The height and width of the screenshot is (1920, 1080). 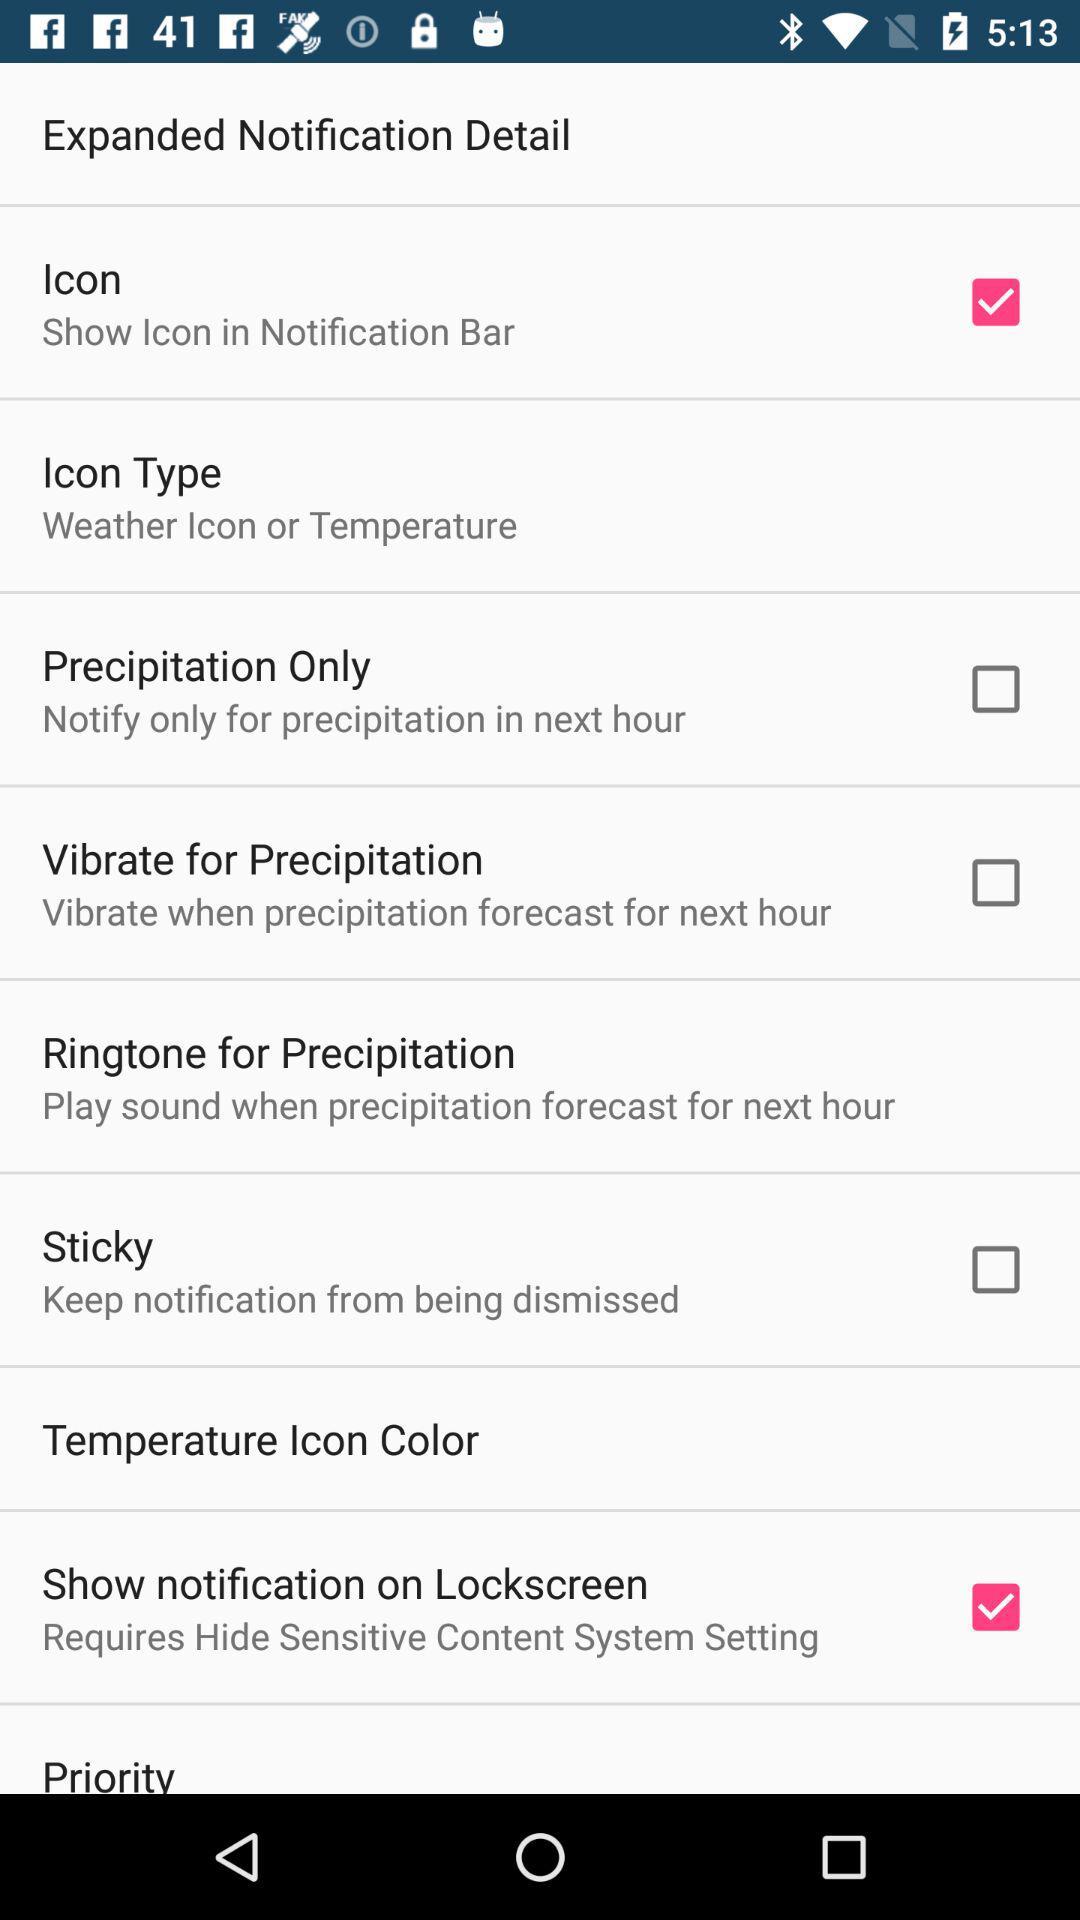 What do you see at coordinates (97, 1243) in the screenshot?
I see `the item below the play sound when` at bounding box center [97, 1243].